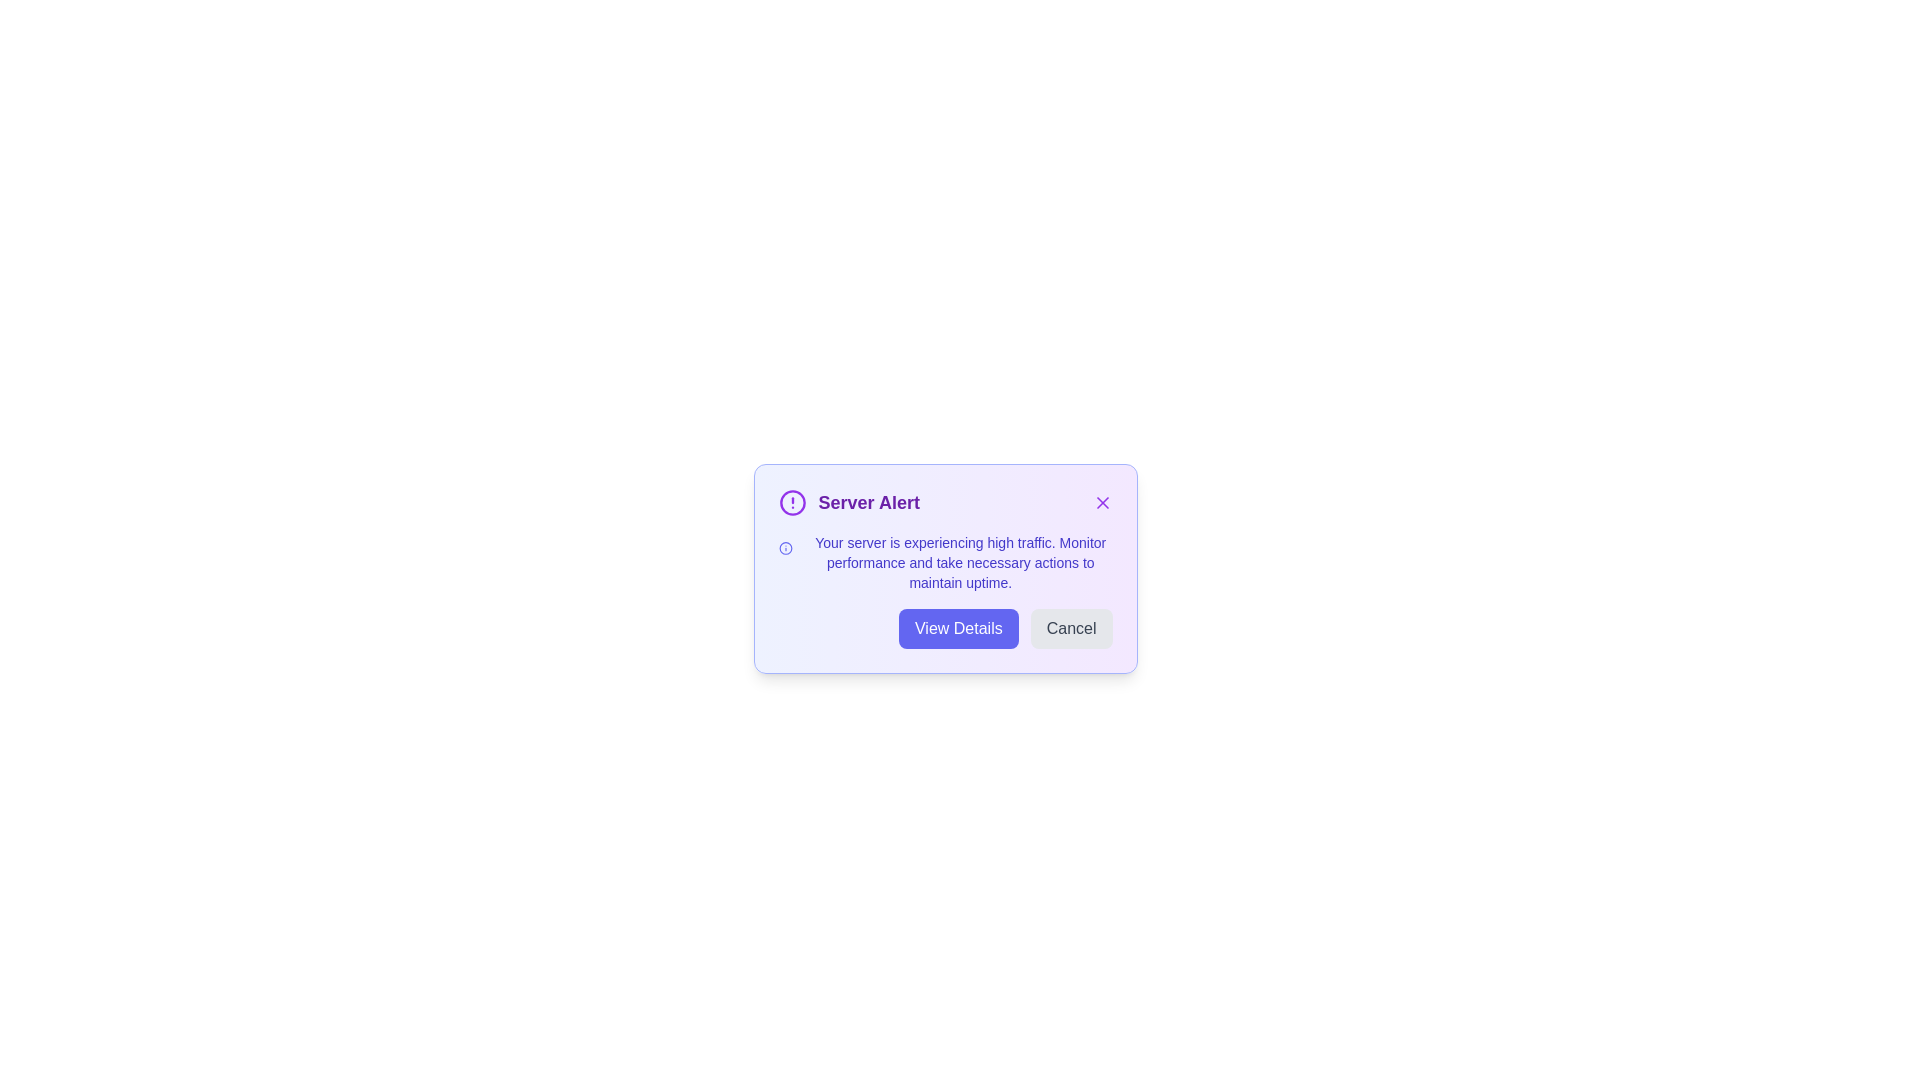 This screenshot has width=1920, height=1080. What do you see at coordinates (1070, 627) in the screenshot?
I see `the 'Cancel' button to dismiss the dialog` at bounding box center [1070, 627].